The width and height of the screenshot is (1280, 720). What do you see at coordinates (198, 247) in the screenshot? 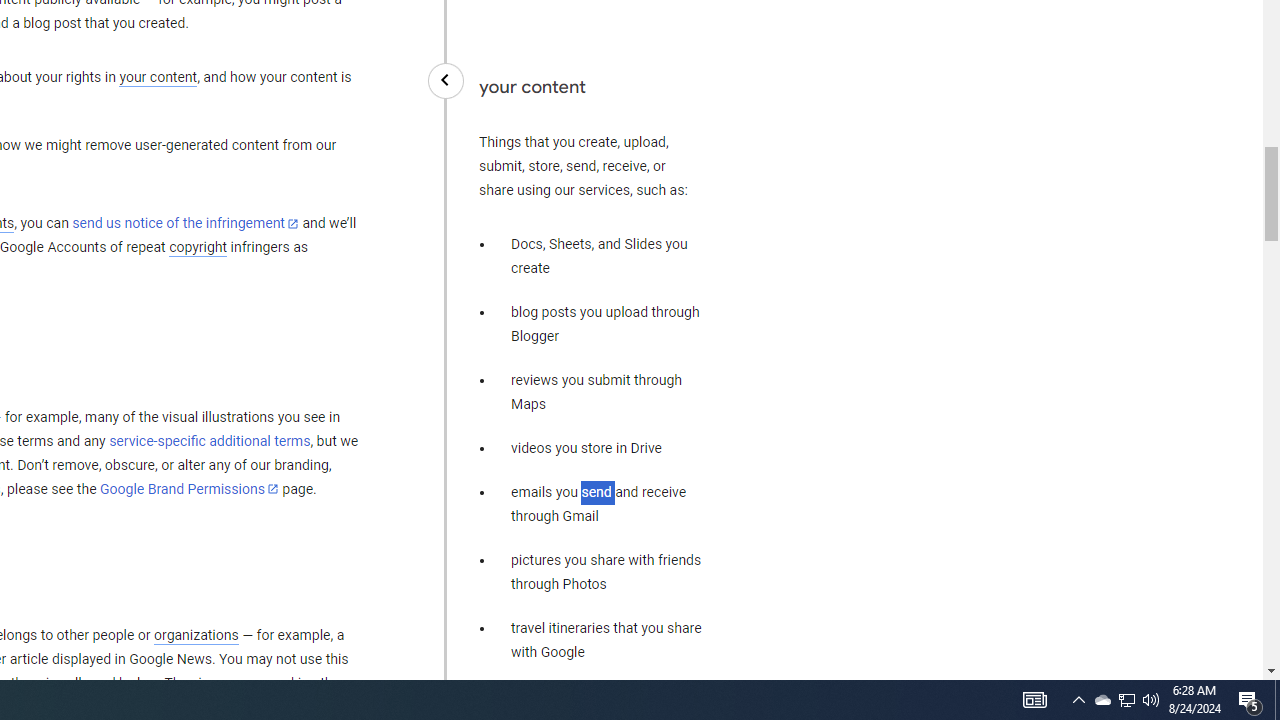
I see `'copyright'` at bounding box center [198, 247].